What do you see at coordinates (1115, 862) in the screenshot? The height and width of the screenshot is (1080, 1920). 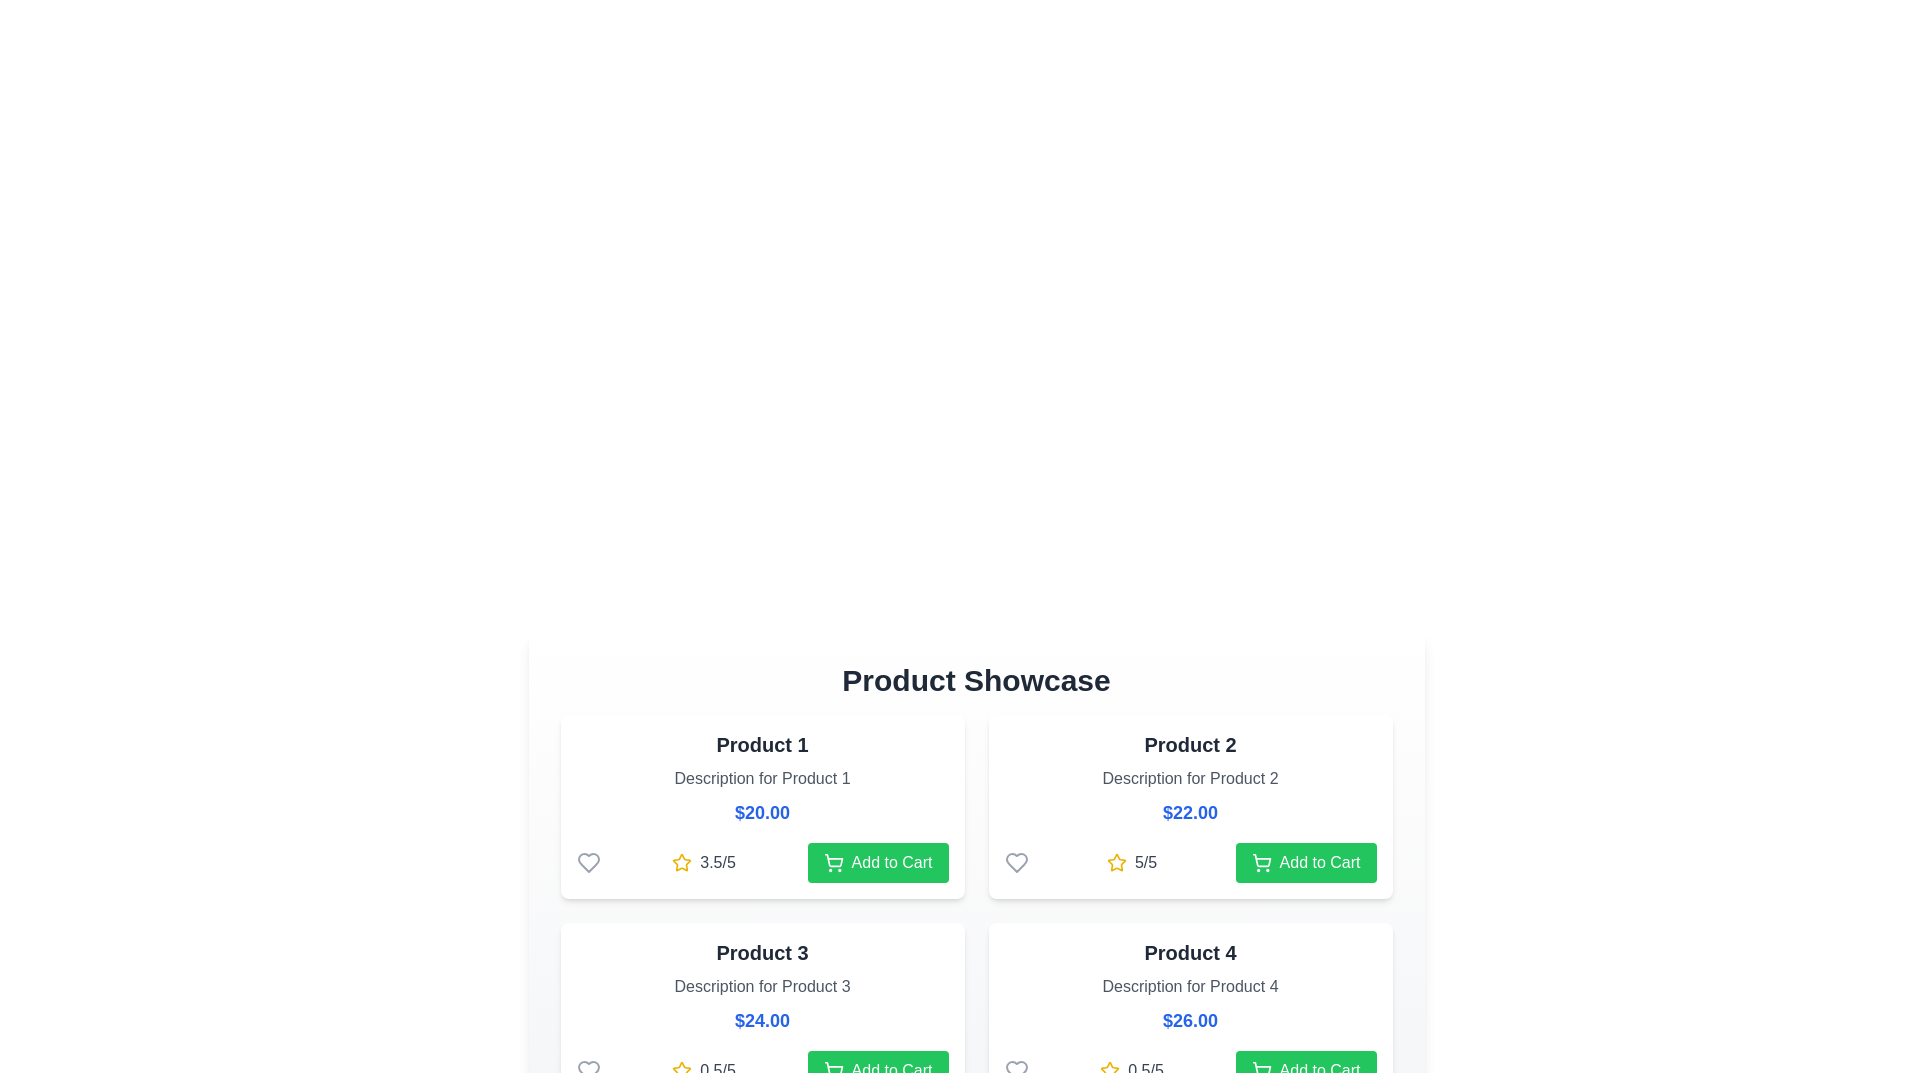 I see `the yellow five-pointed star icon adjacent to the text '5/5' for accessibility purposes` at bounding box center [1115, 862].